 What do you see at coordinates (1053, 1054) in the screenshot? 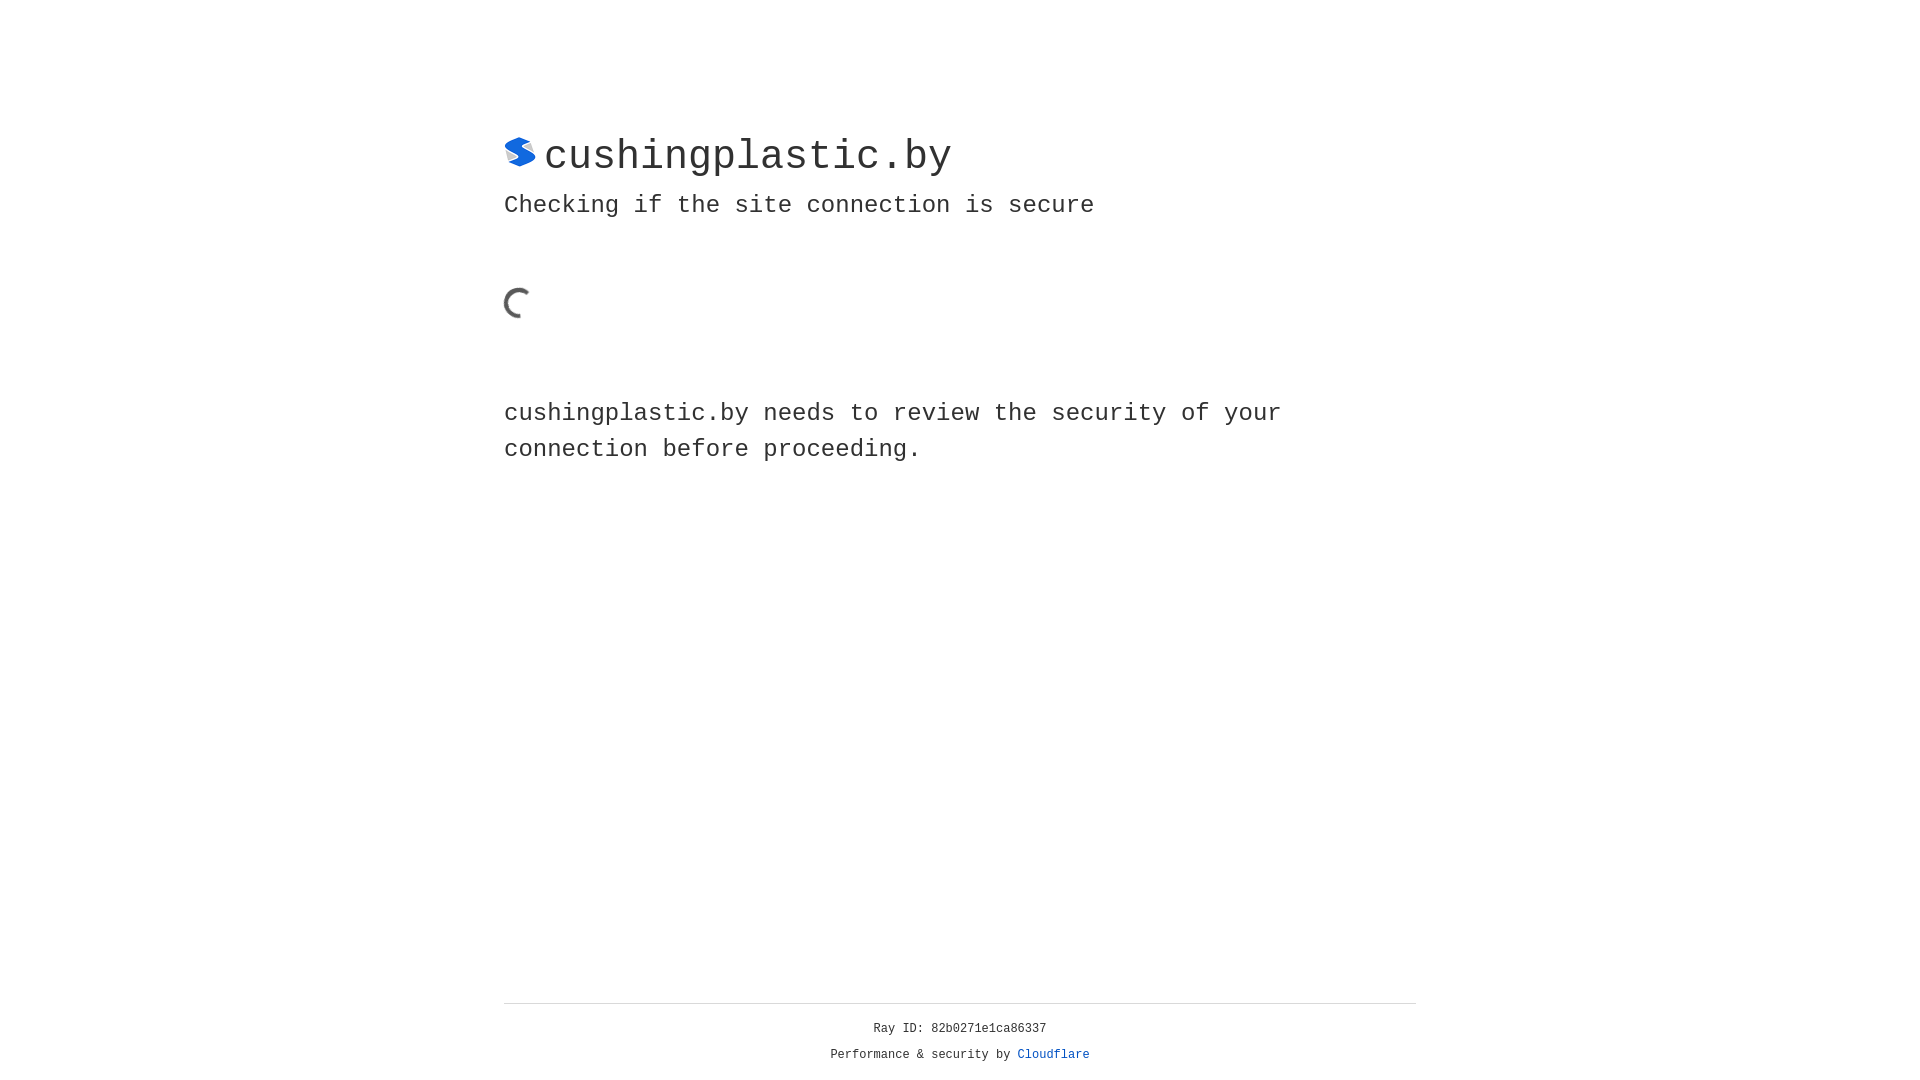
I see `'Cloudflare'` at bounding box center [1053, 1054].